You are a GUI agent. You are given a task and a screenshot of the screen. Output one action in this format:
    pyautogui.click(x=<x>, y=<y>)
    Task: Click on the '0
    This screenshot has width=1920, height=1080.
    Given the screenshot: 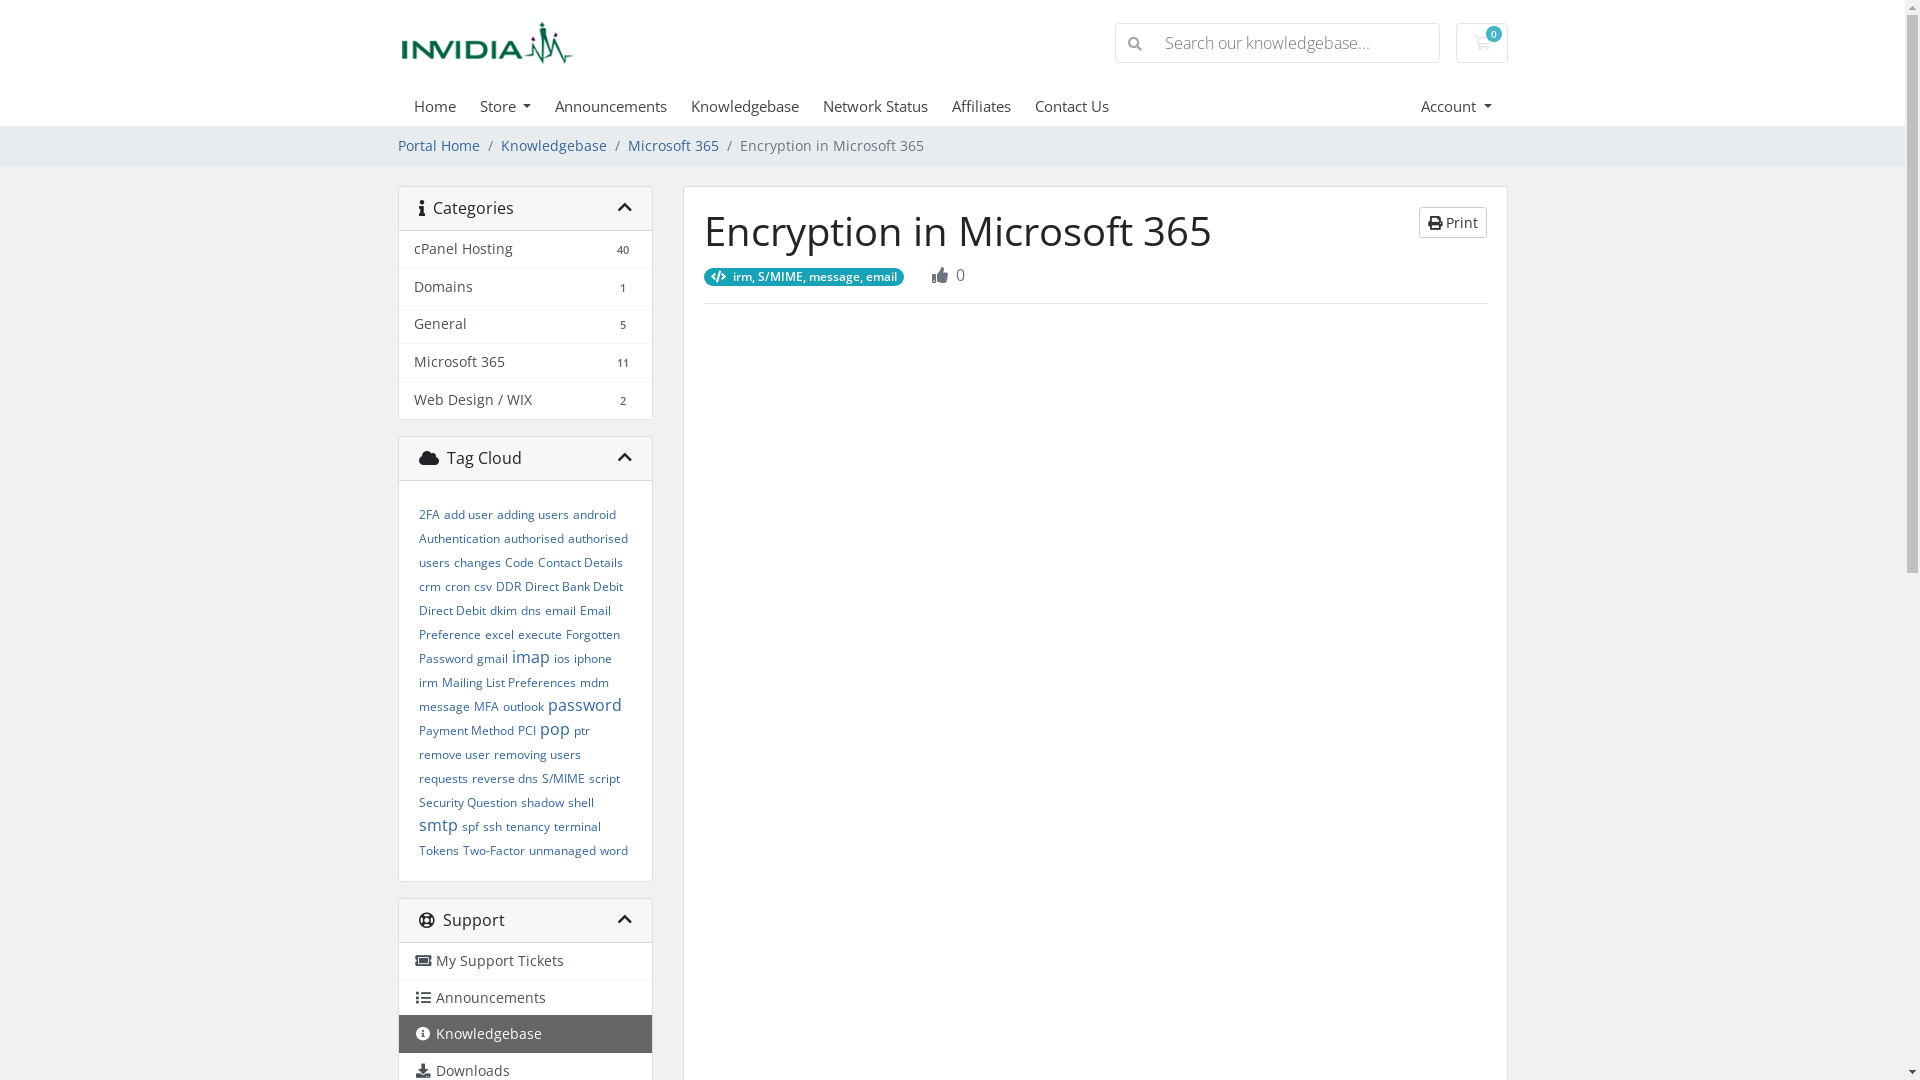 What is the action you would take?
    pyautogui.click(x=1482, y=42)
    